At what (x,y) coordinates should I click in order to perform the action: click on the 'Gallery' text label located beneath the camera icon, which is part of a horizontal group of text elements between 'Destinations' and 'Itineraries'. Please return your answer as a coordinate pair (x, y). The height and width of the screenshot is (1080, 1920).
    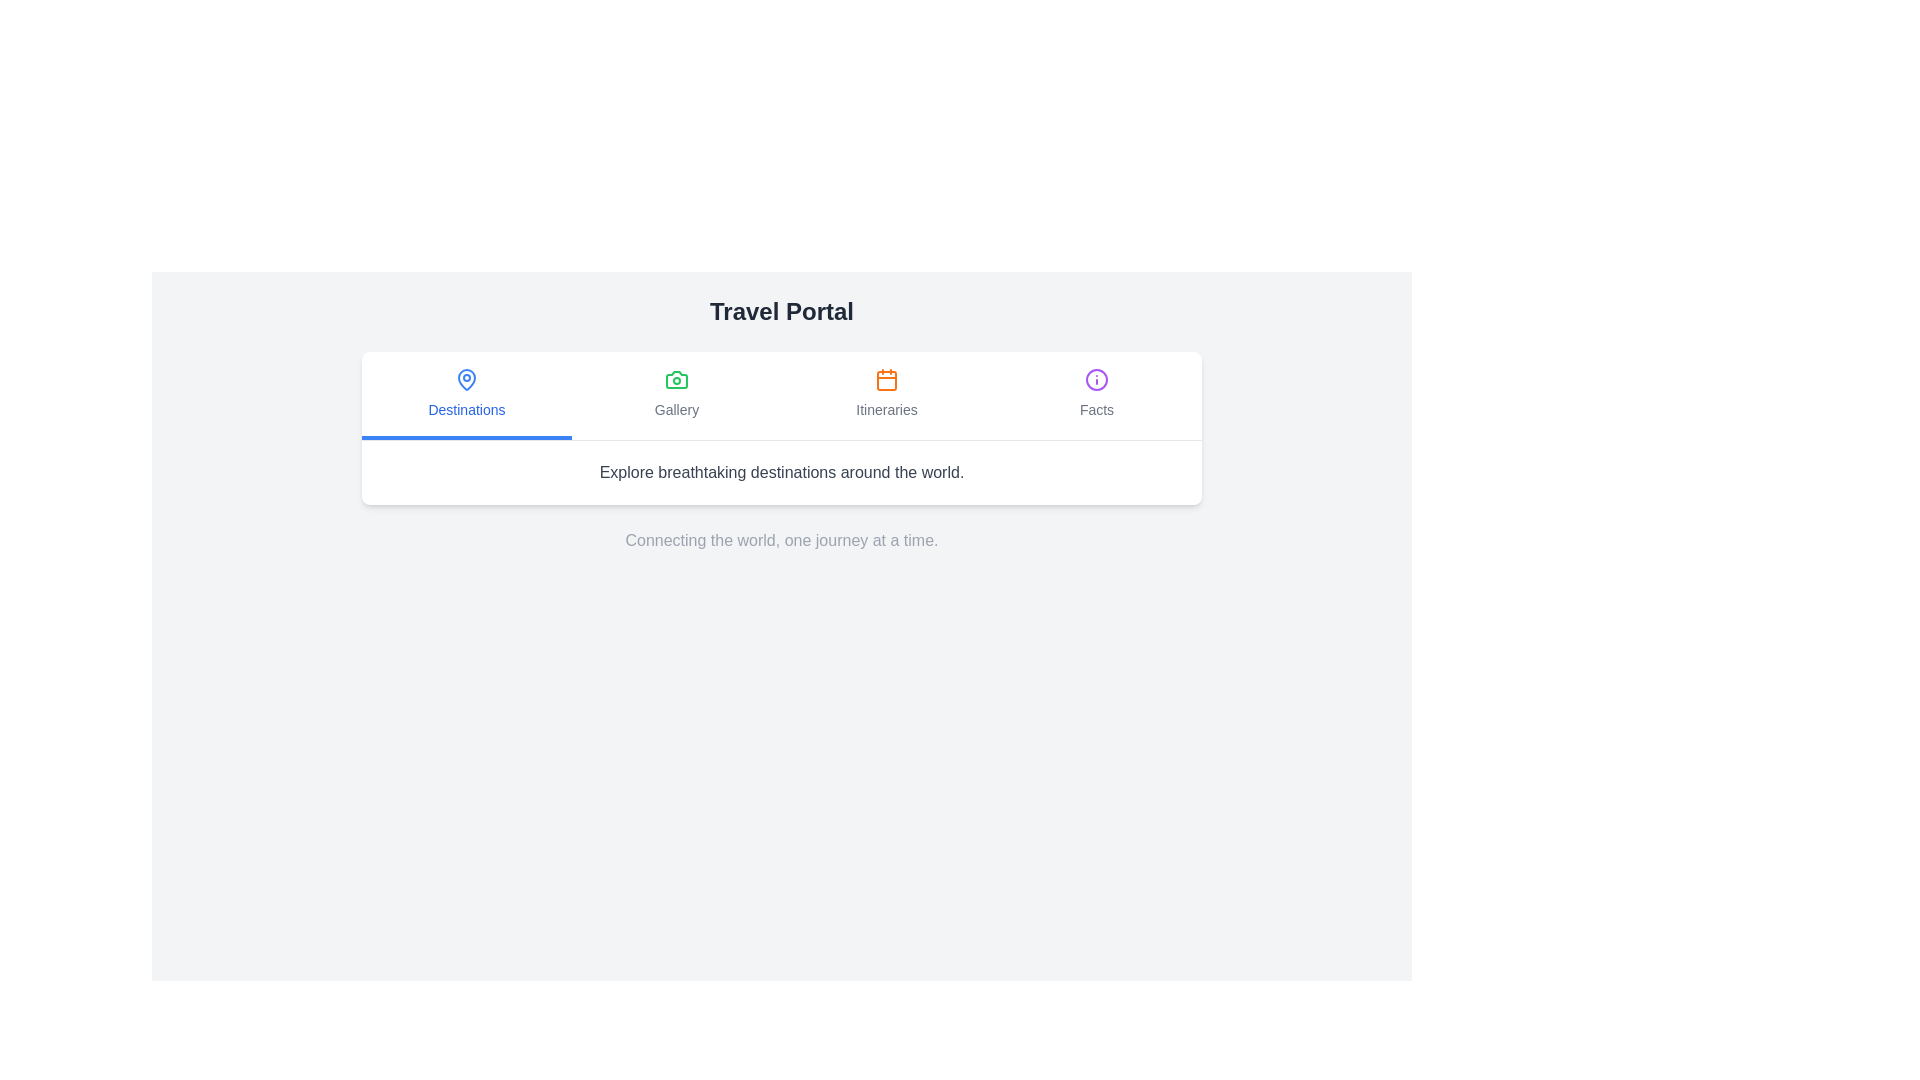
    Looking at the image, I should click on (676, 408).